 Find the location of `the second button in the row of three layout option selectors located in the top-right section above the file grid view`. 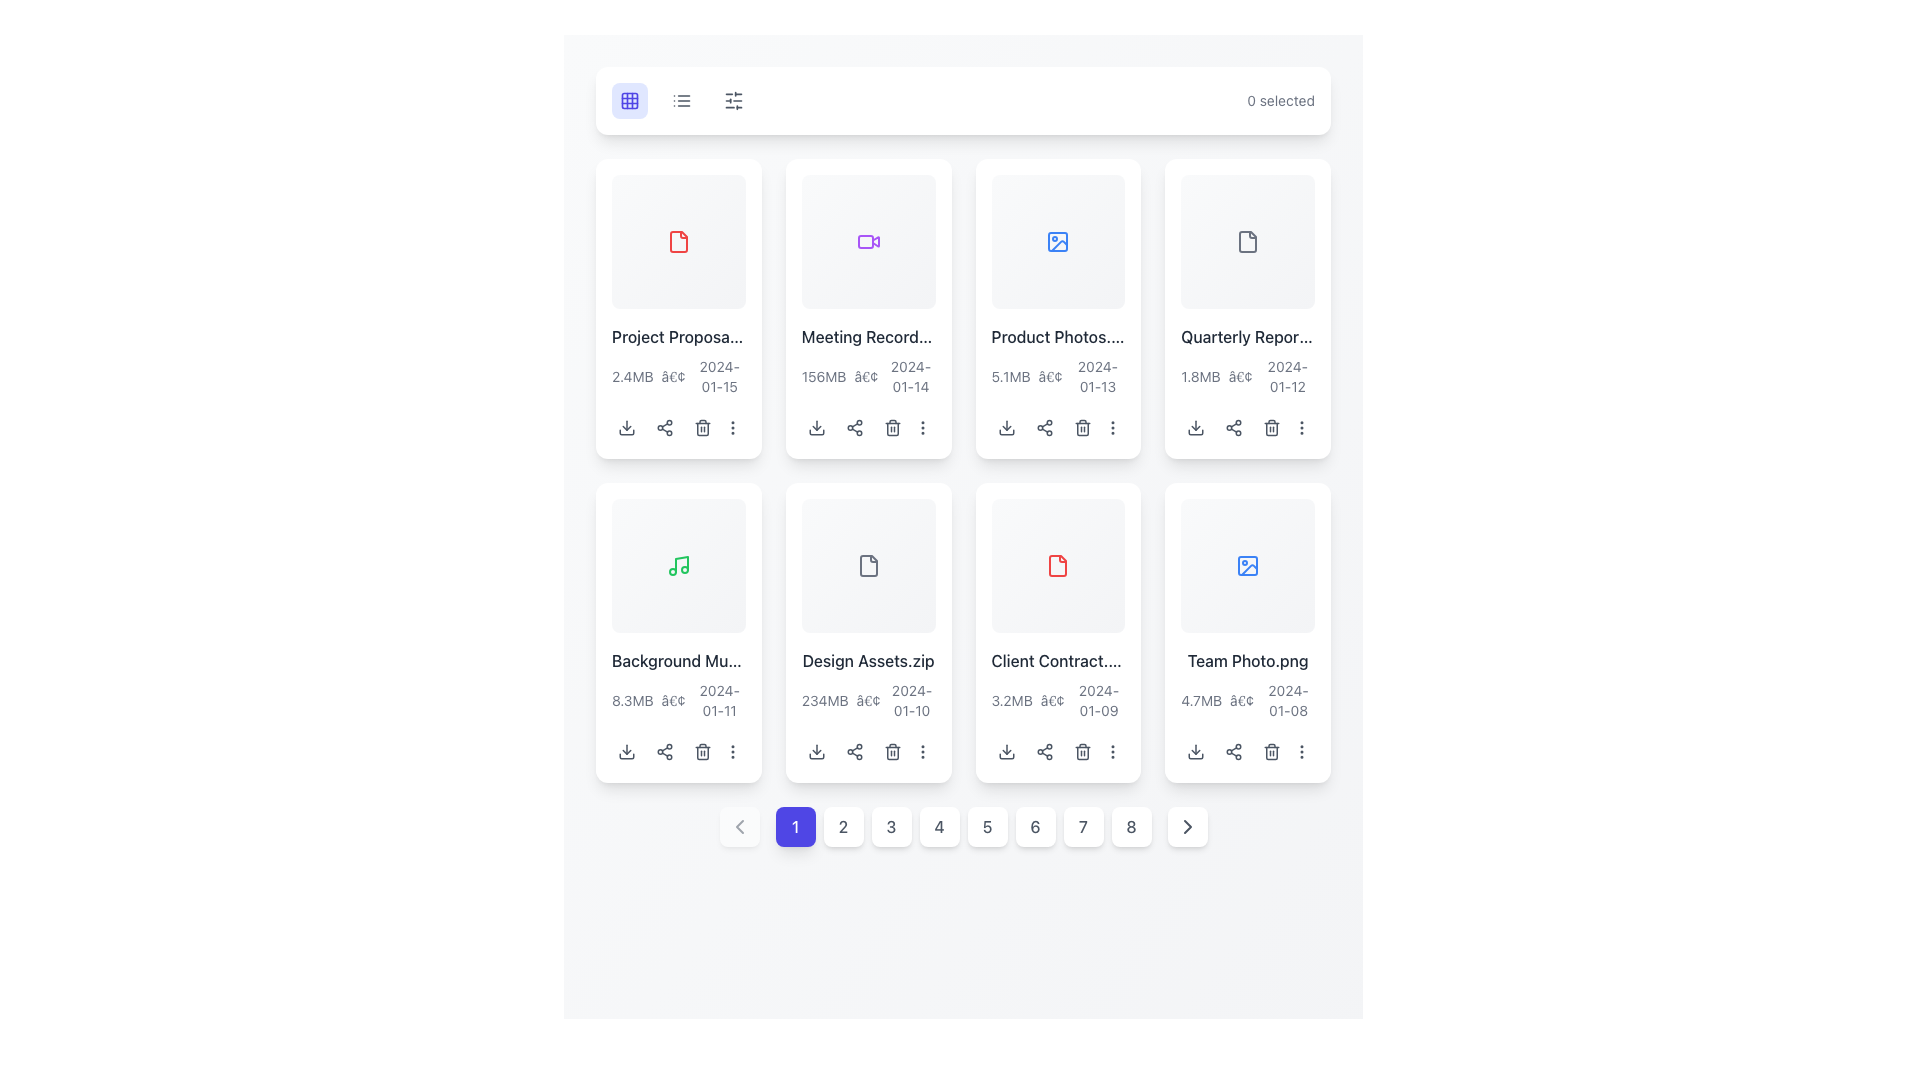

the second button in the row of three layout option selectors located in the top-right section above the file grid view is located at coordinates (681, 100).